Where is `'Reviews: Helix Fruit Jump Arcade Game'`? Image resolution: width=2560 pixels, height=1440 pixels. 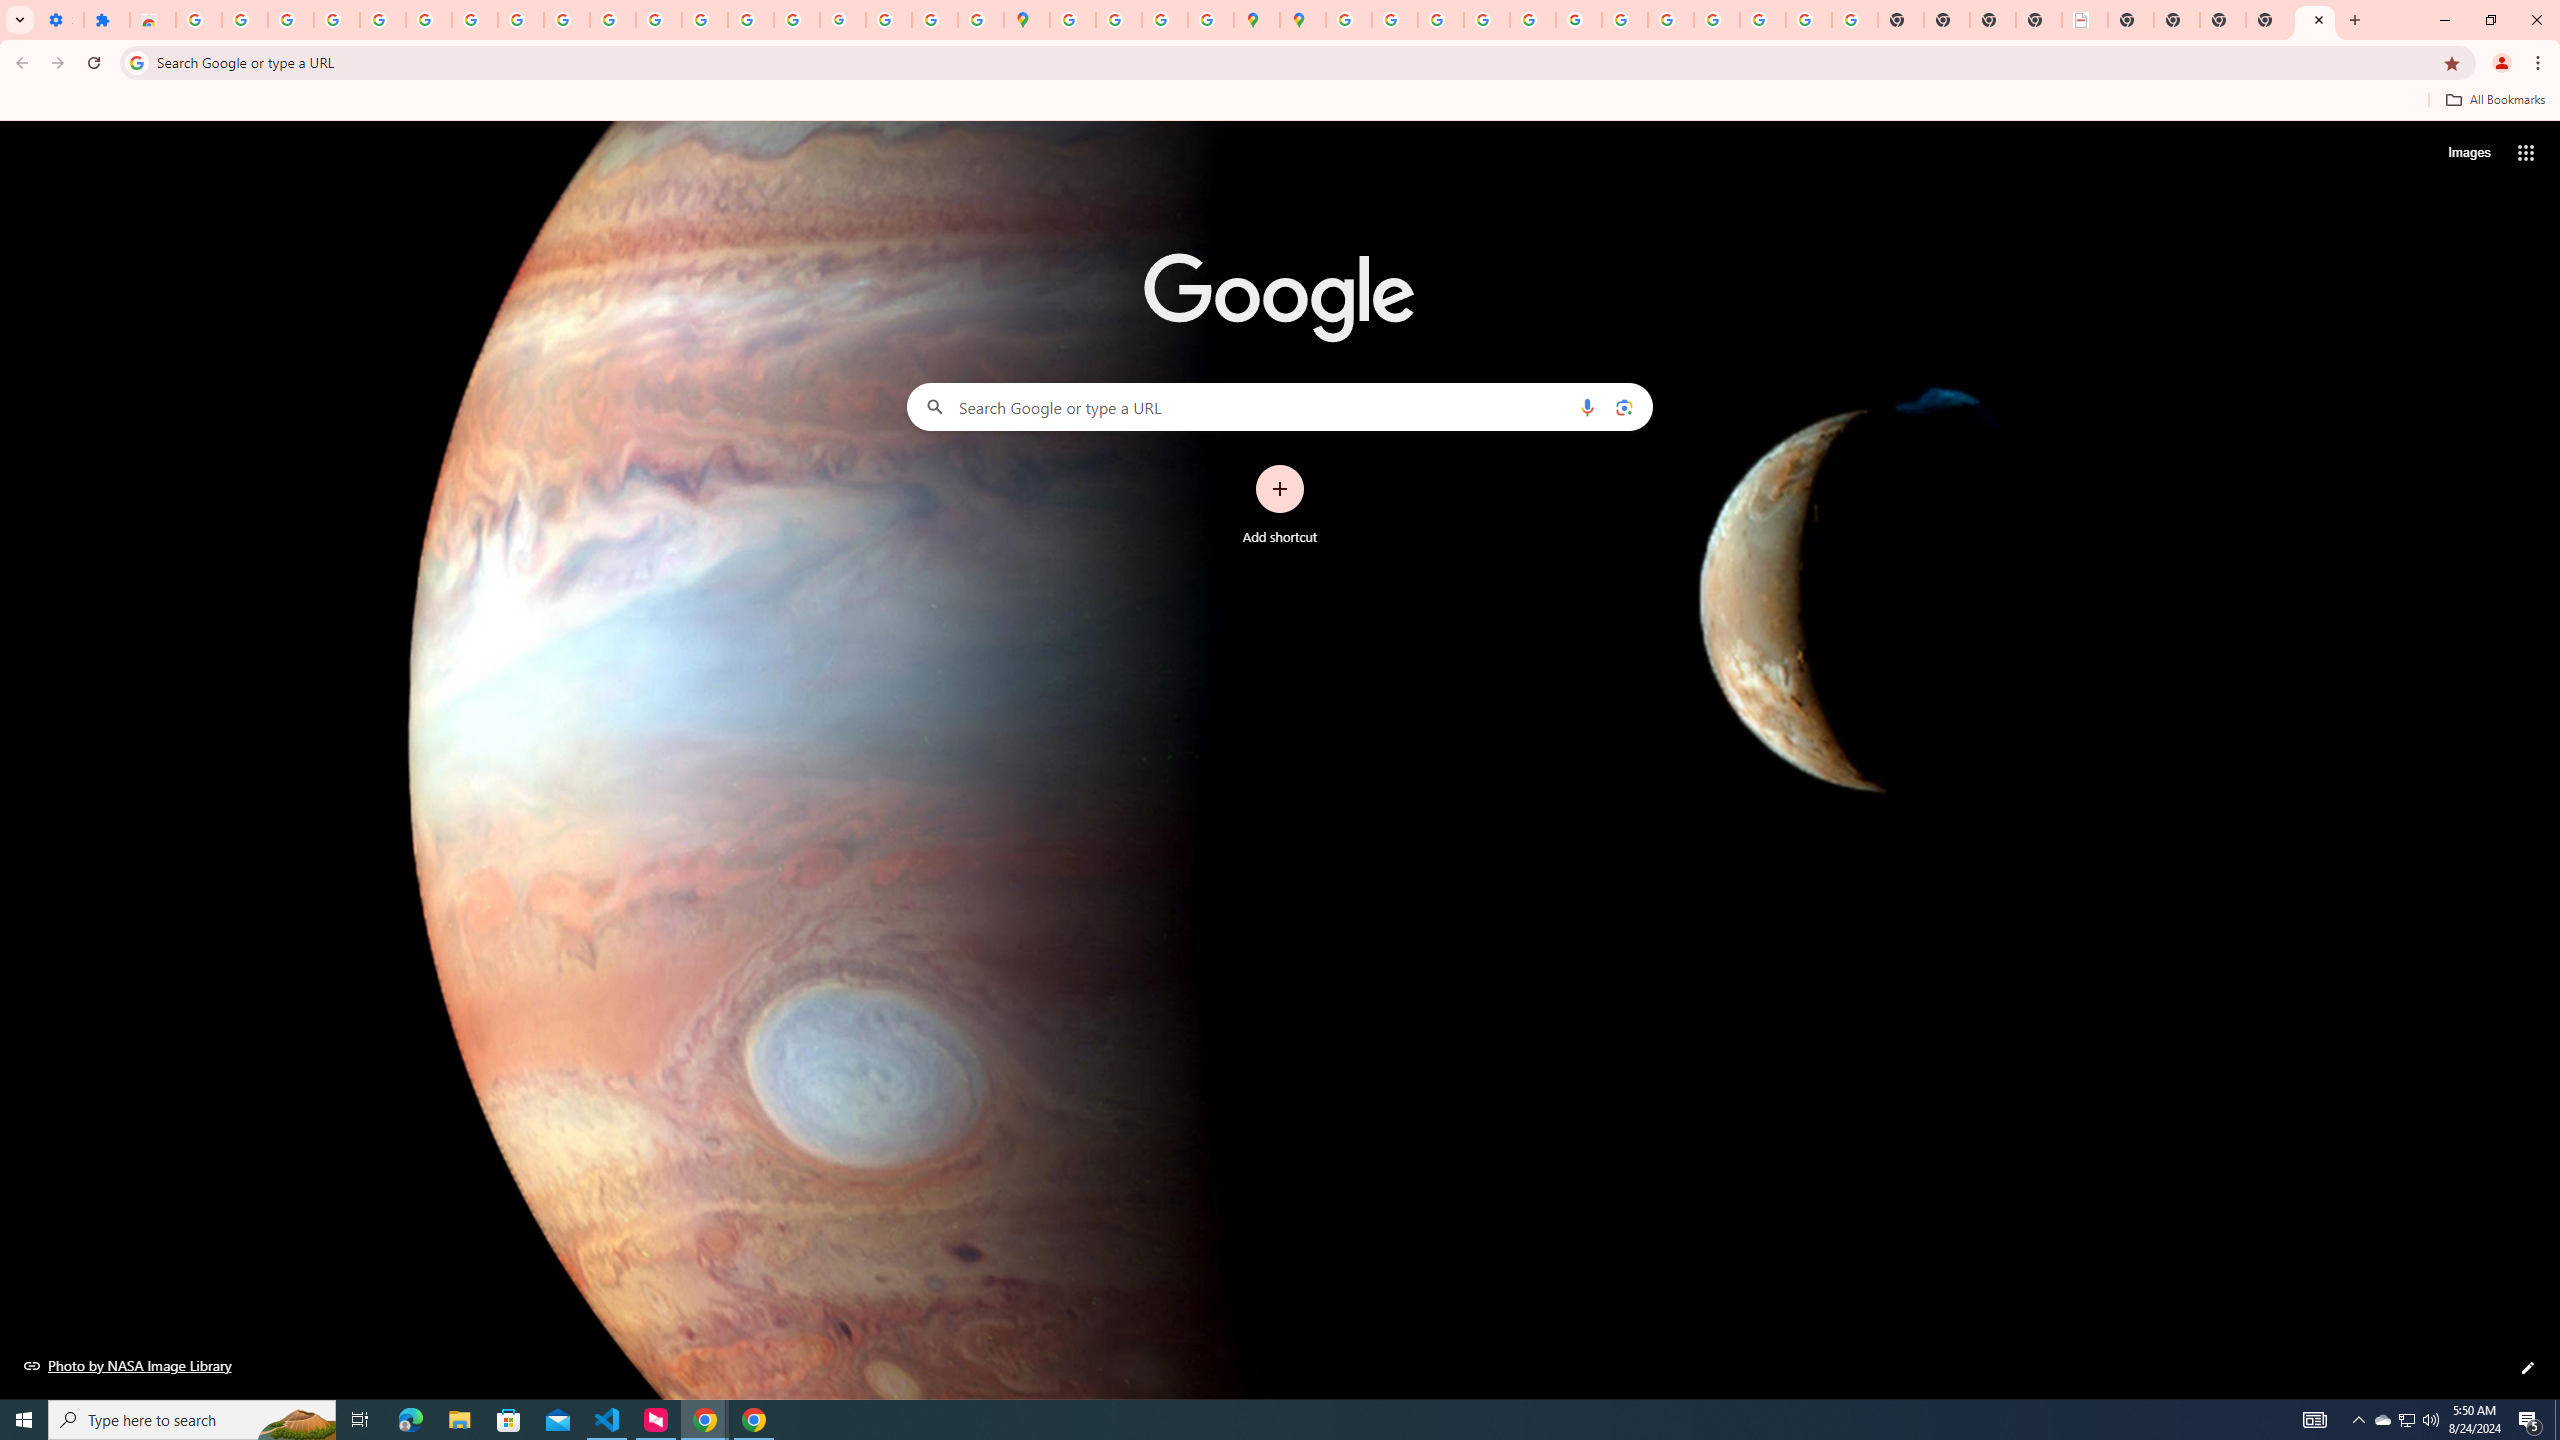
'Reviews: Helix Fruit Jump Arcade Game' is located at coordinates (151, 19).